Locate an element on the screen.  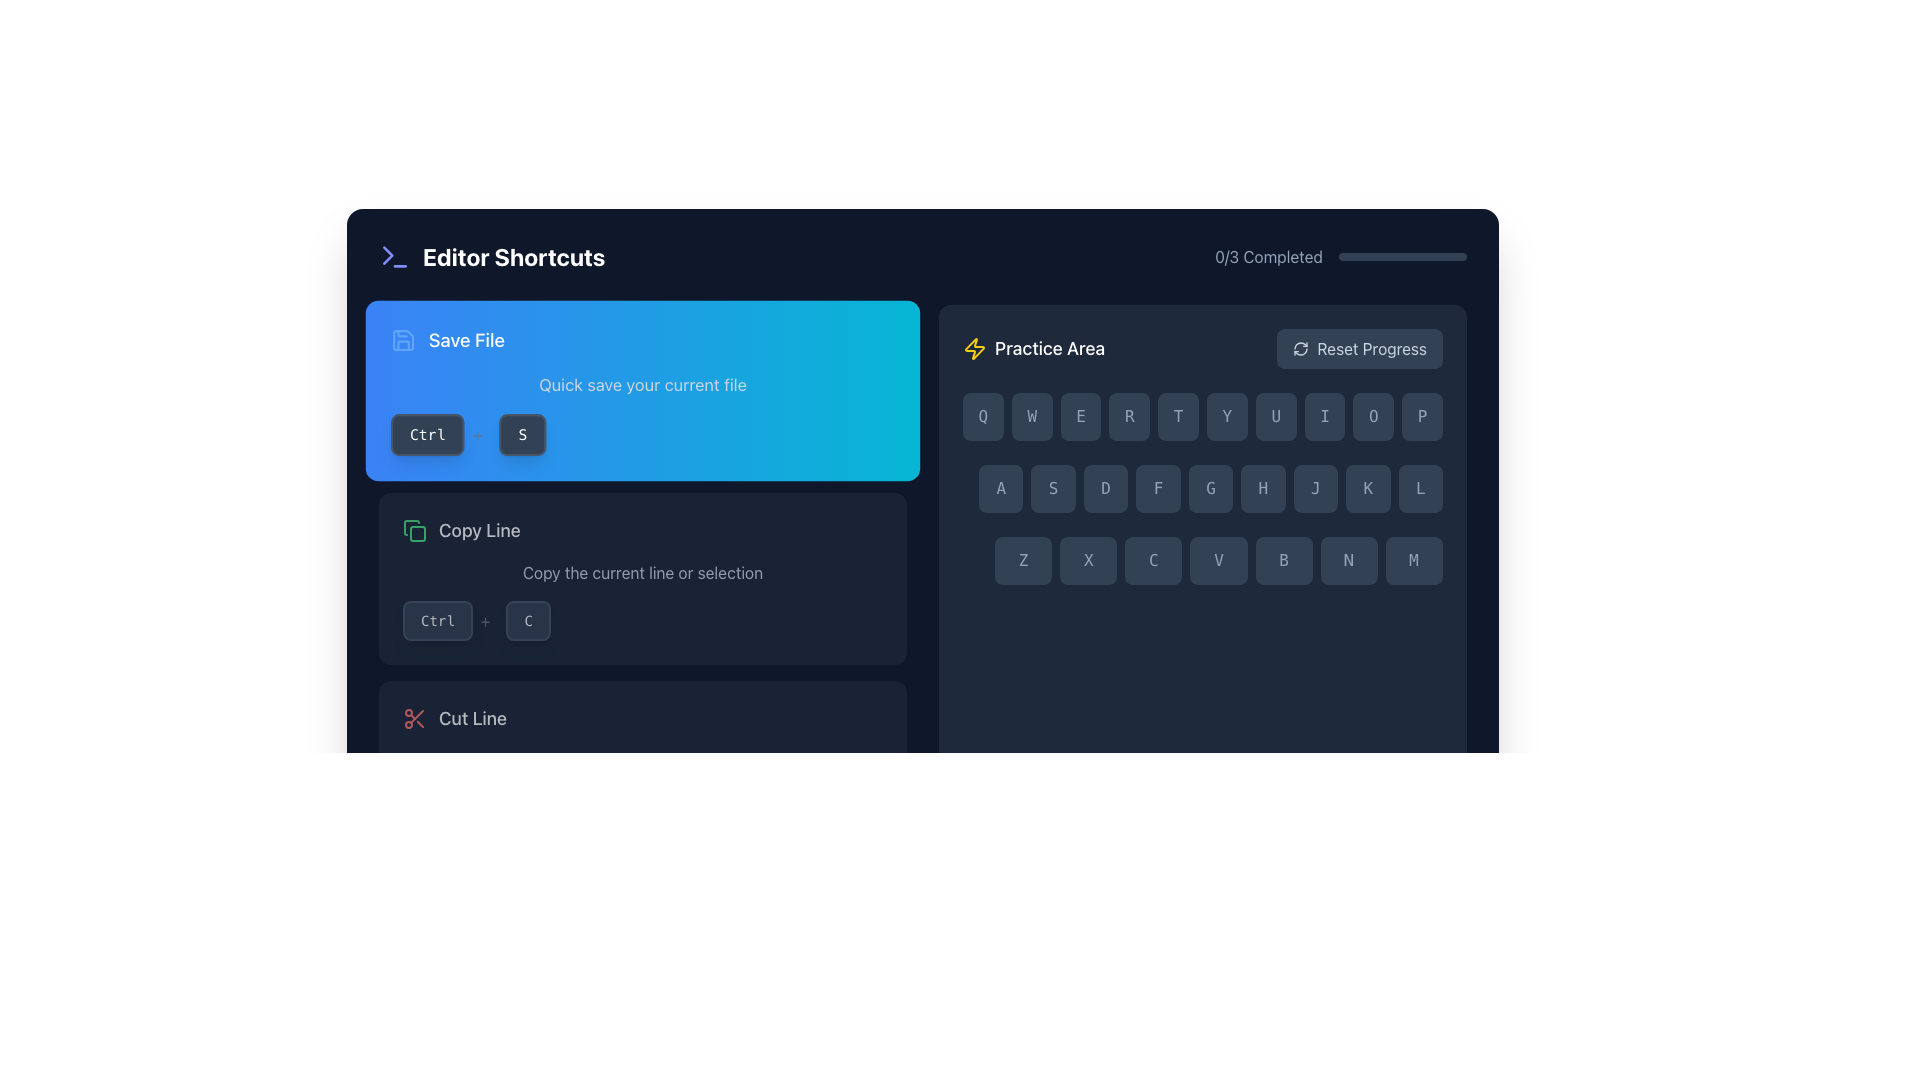
the 'Cut Line' label text, which is displayed in white font and is positioned next to a red scissors icon in the bottom section of the interface is located at coordinates (472, 717).